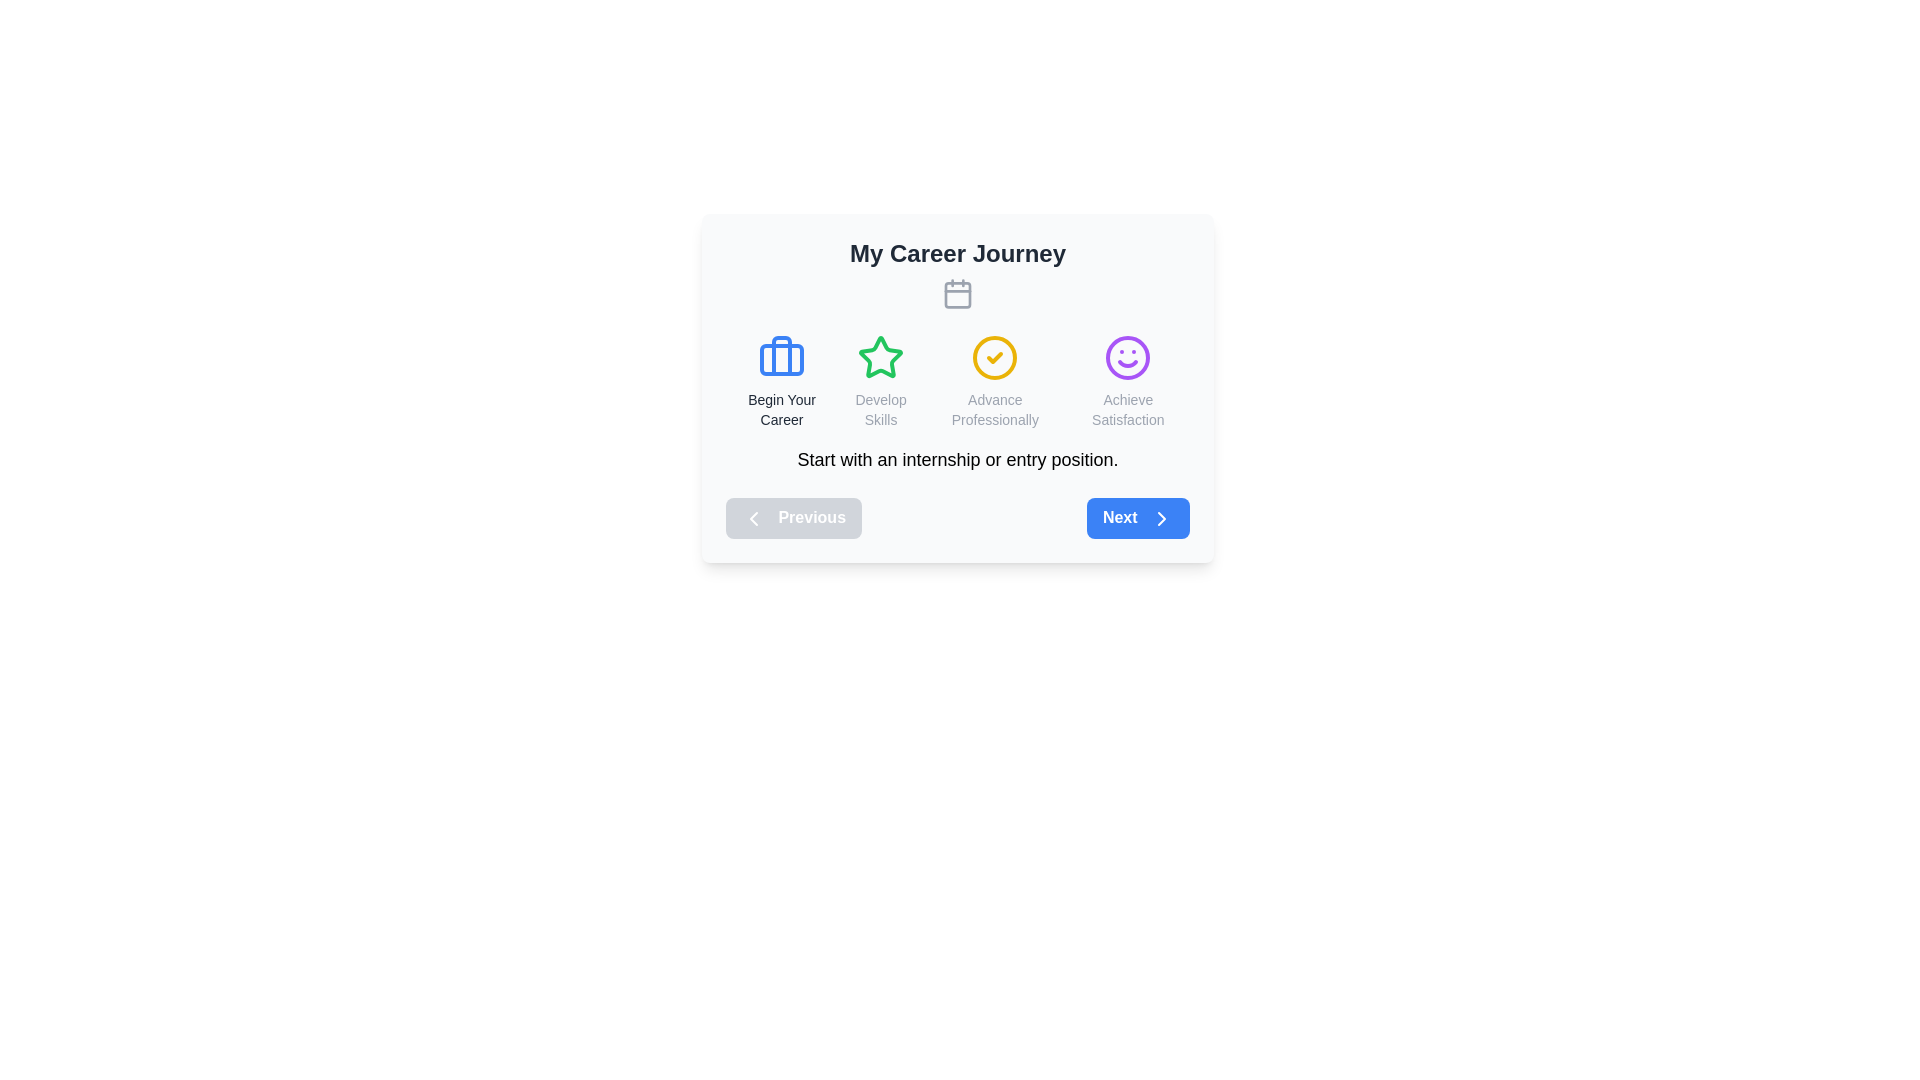 Image resolution: width=1920 pixels, height=1080 pixels. What do you see at coordinates (957, 459) in the screenshot?
I see `the static instructional text located below the icons for 'Begin Your Career,' 'Develop Skills,' 'Advance Professionally,' and 'Achieve Satisfaction' in the 'My Career Journey' card, positioned above the 'Previous' and 'Next' navigation buttons` at bounding box center [957, 459].